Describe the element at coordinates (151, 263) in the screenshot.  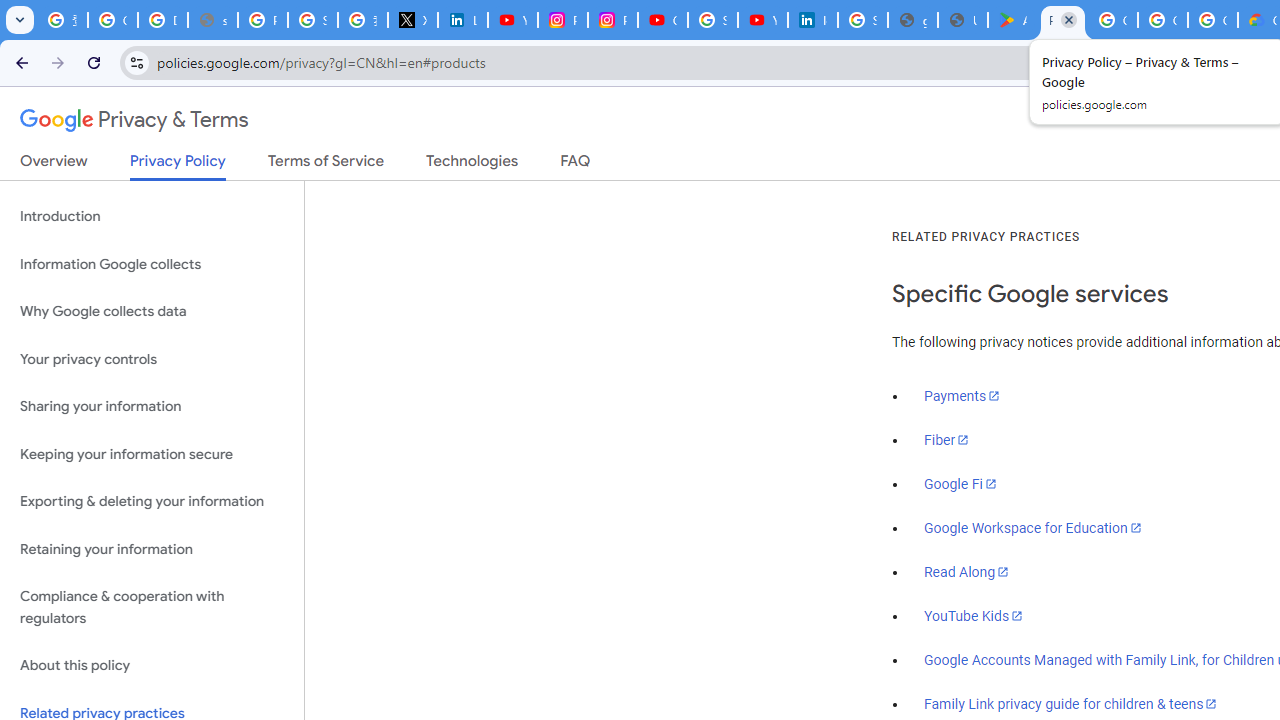
I see `'Information Google collects'` at that location.